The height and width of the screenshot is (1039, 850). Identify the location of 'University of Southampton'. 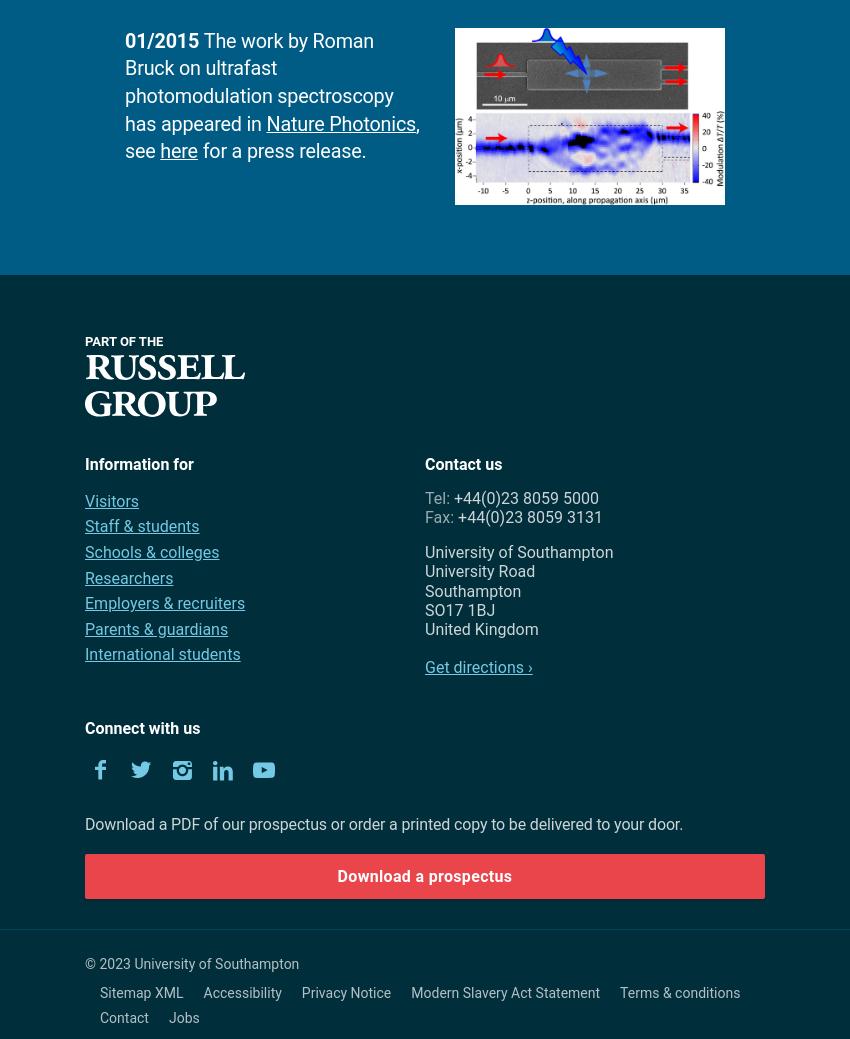
(518, 552).